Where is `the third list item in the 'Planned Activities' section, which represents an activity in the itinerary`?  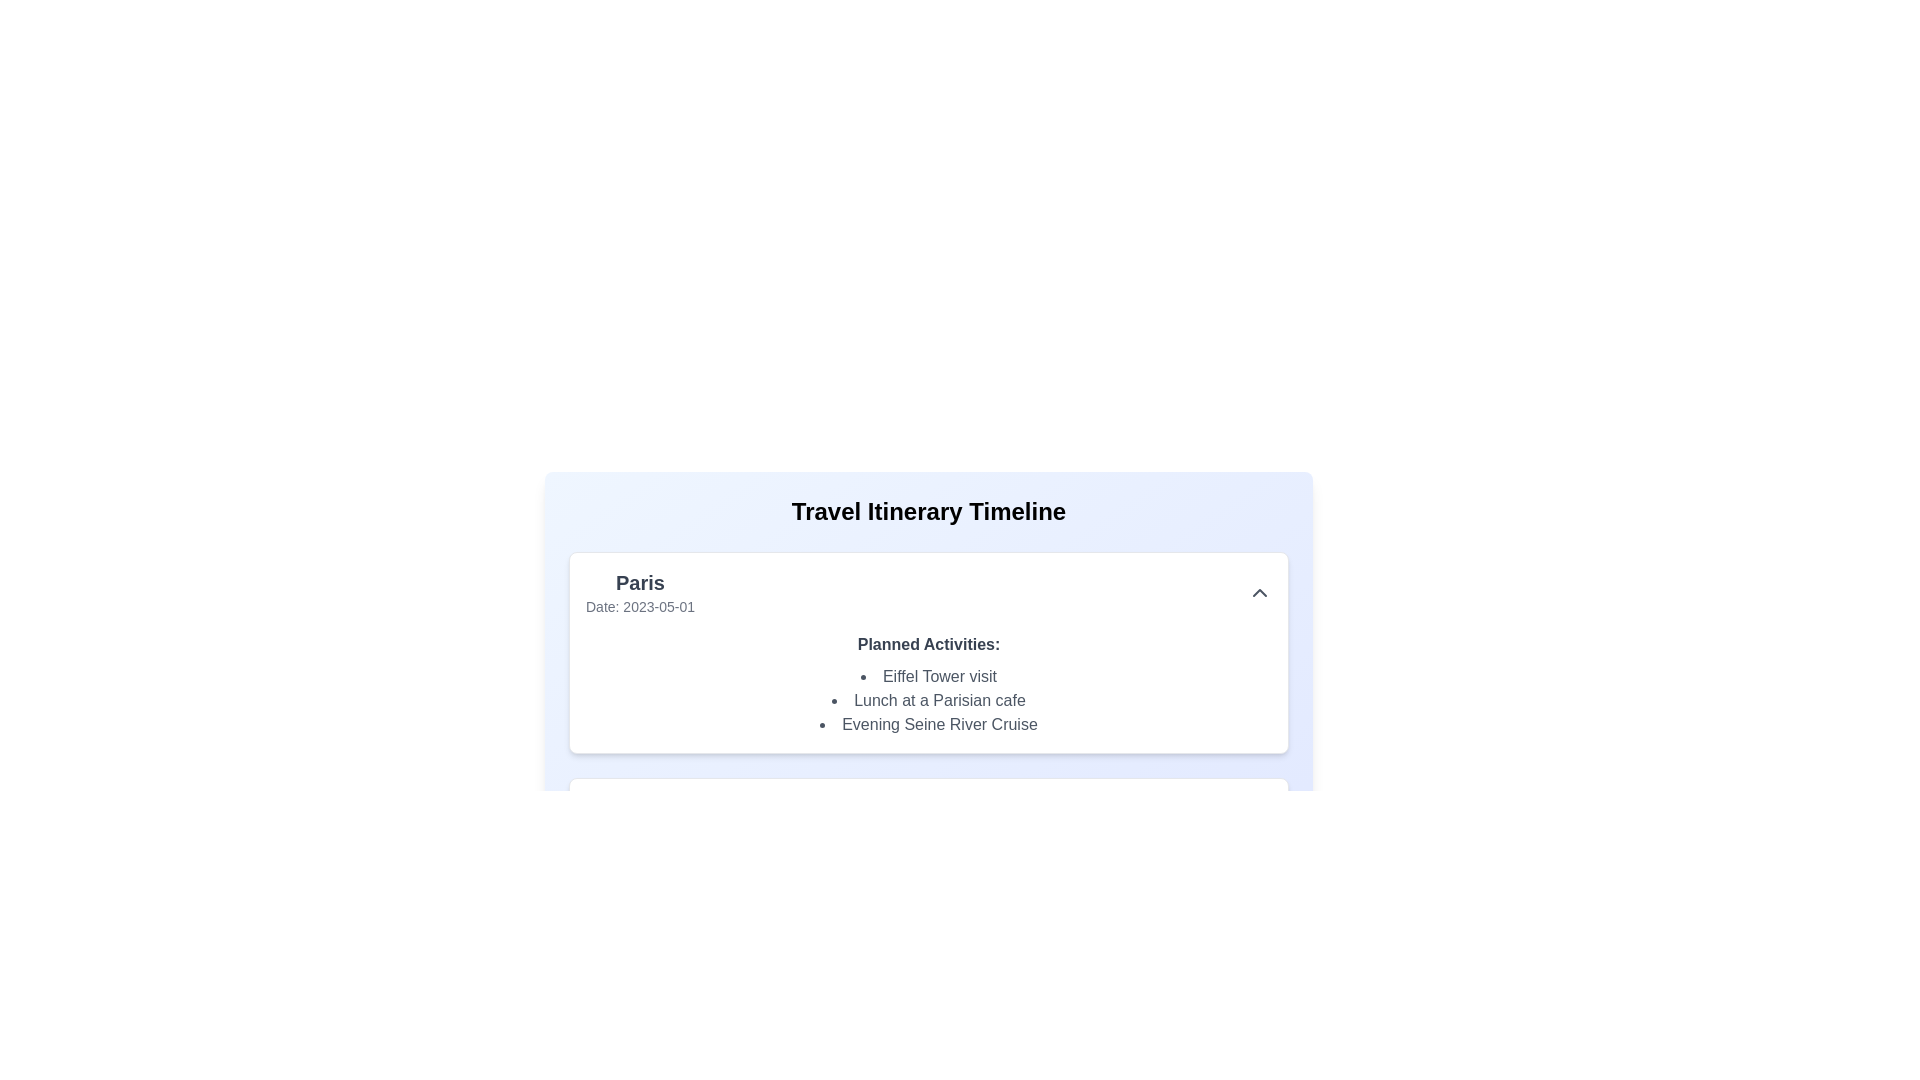
the third list item in the 'Planned Activities' section, which represents an activity in the itinerary is located at coordinates (928, 725).